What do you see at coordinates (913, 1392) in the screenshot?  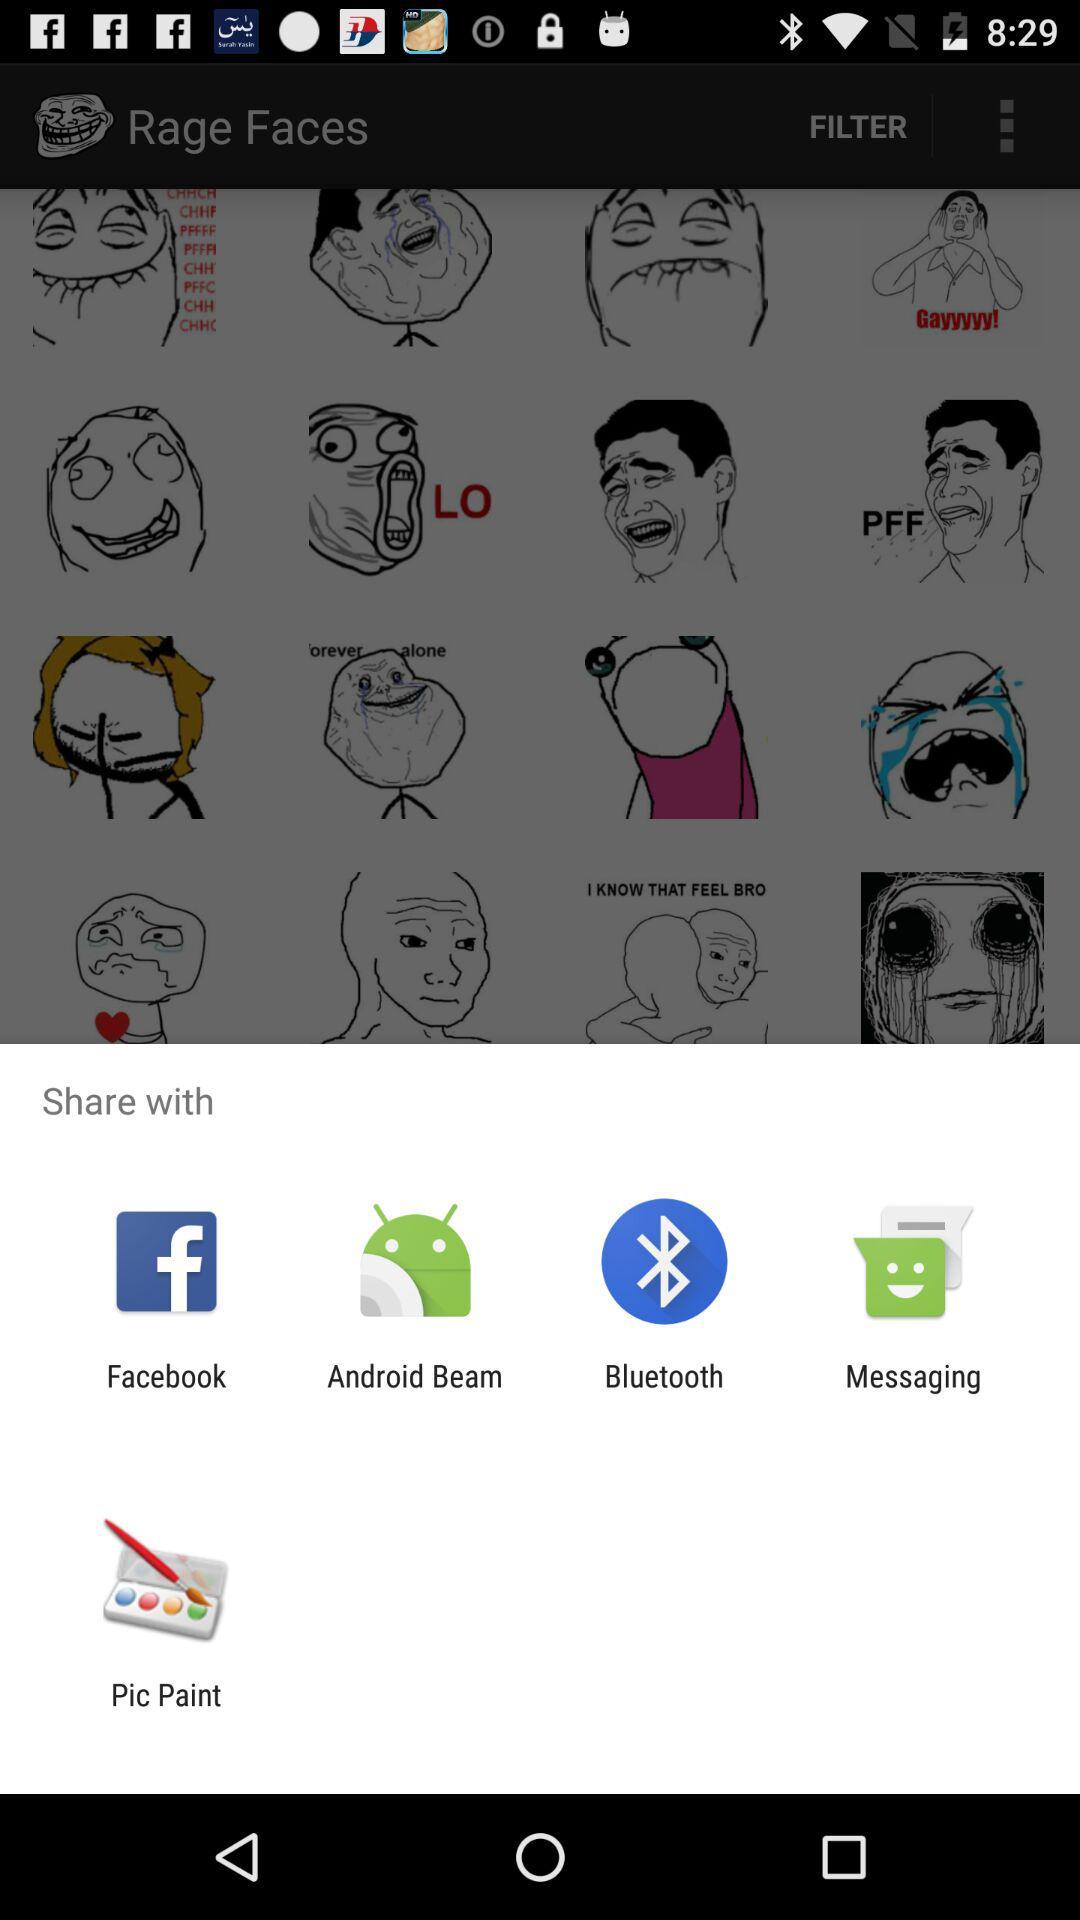 I see `messaging item` at bounding box center [913, 1392].